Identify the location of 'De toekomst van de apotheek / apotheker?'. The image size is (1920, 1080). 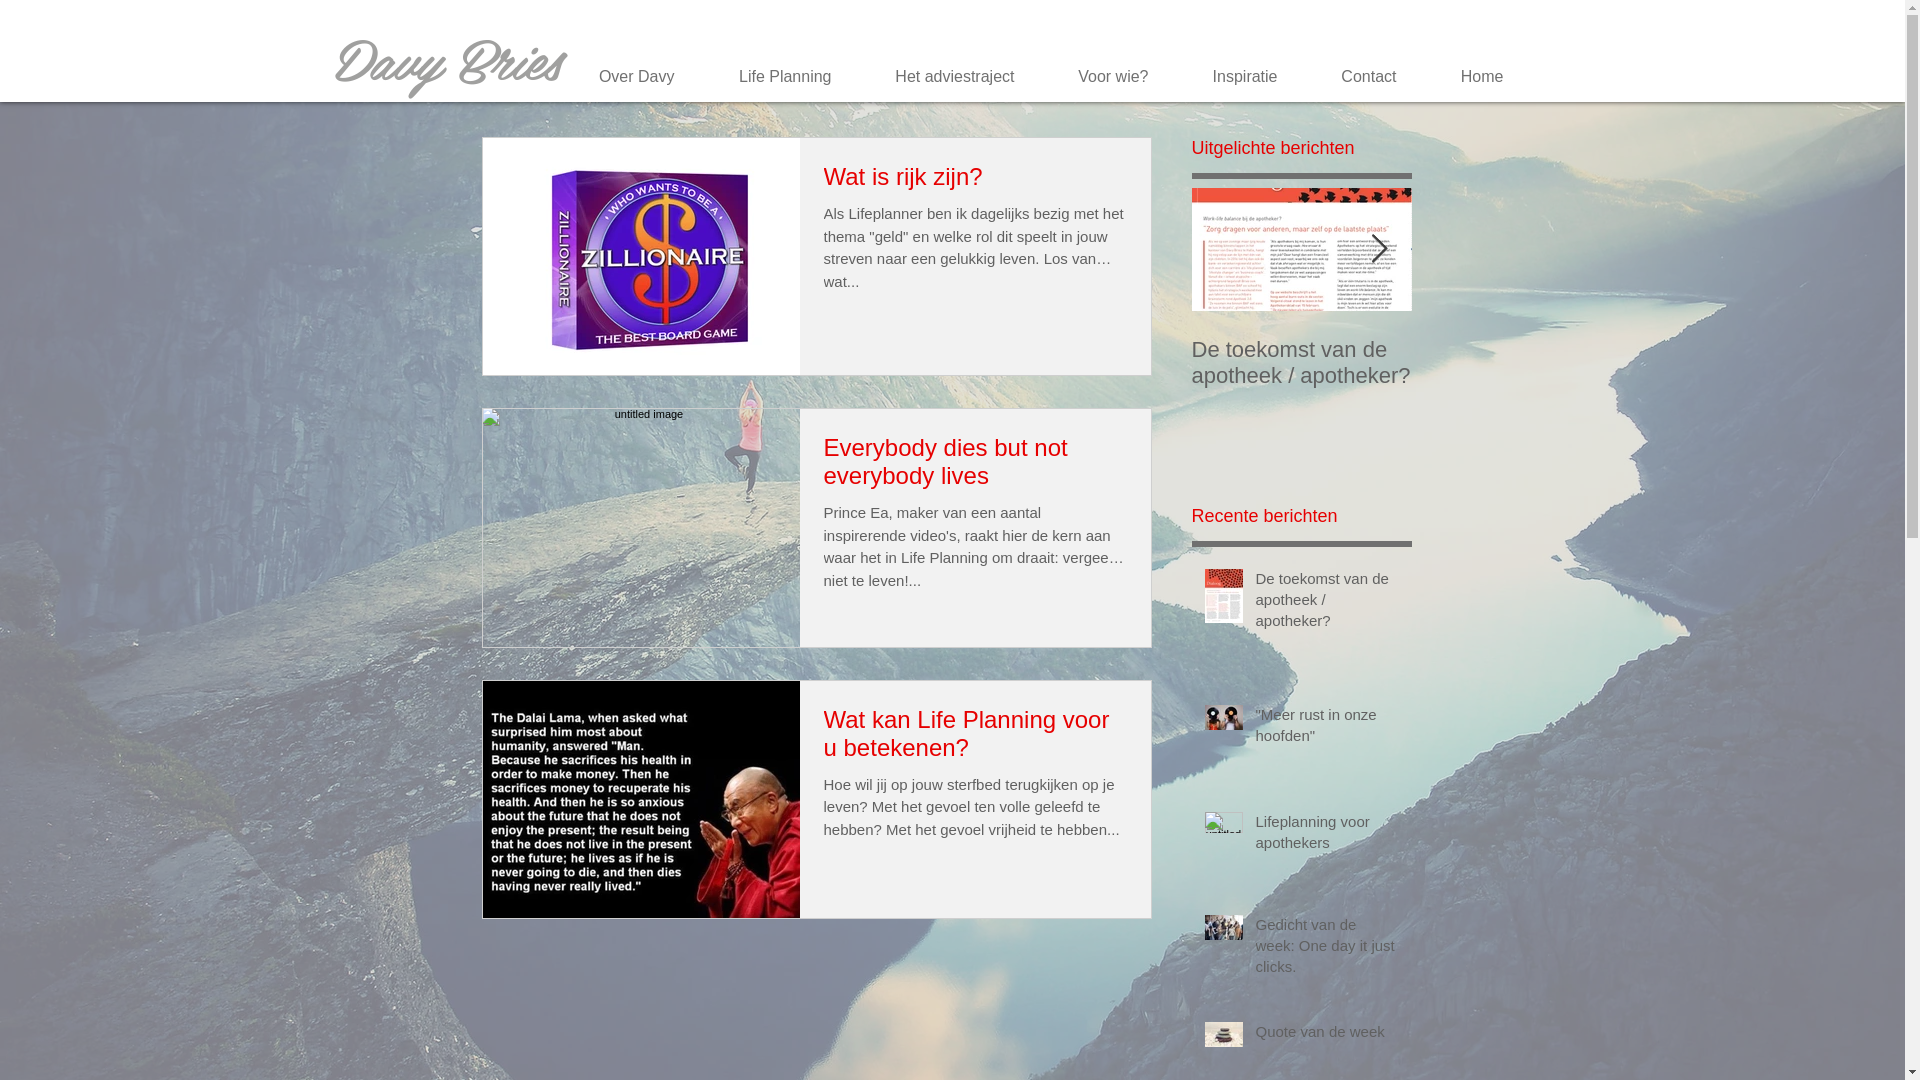
(1255, 602).